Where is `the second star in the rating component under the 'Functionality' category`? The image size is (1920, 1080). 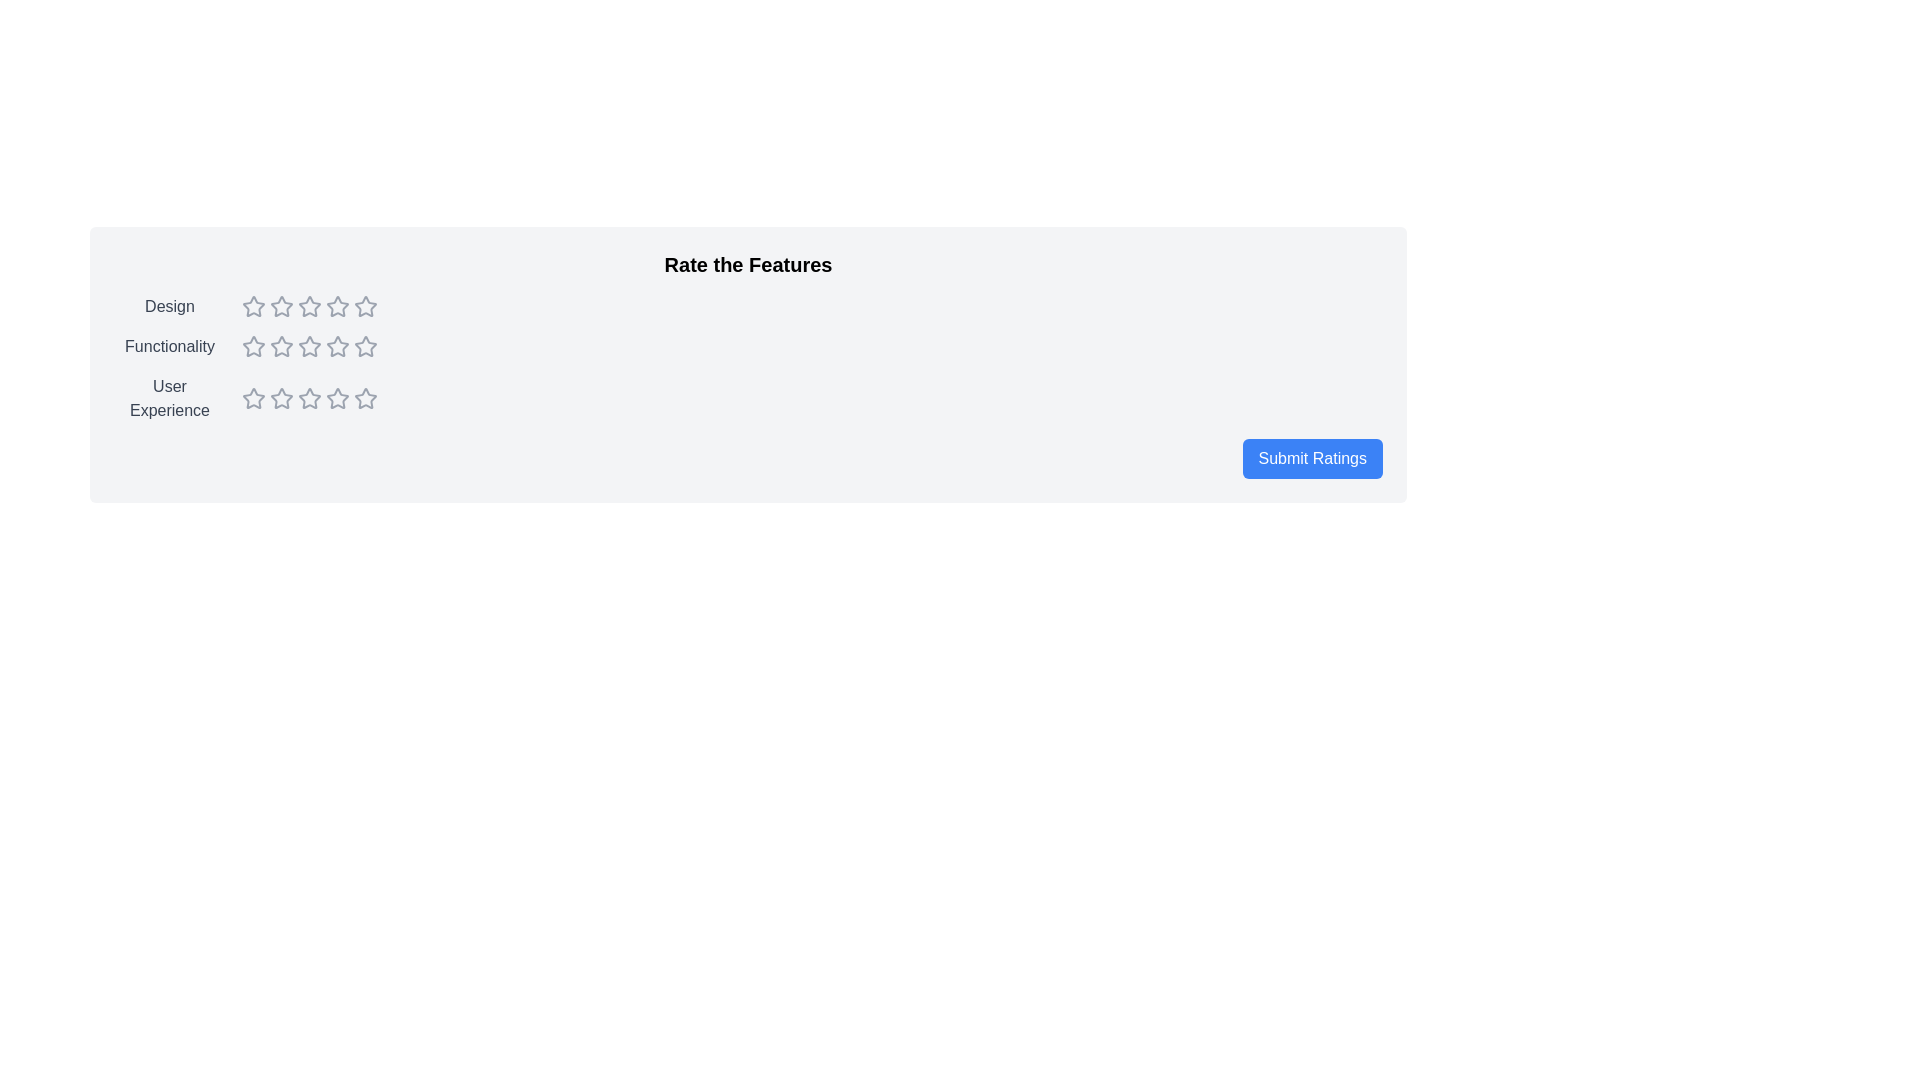
the second star in the rating component under the 'Functionality' category is located at coordinates (253, 346).